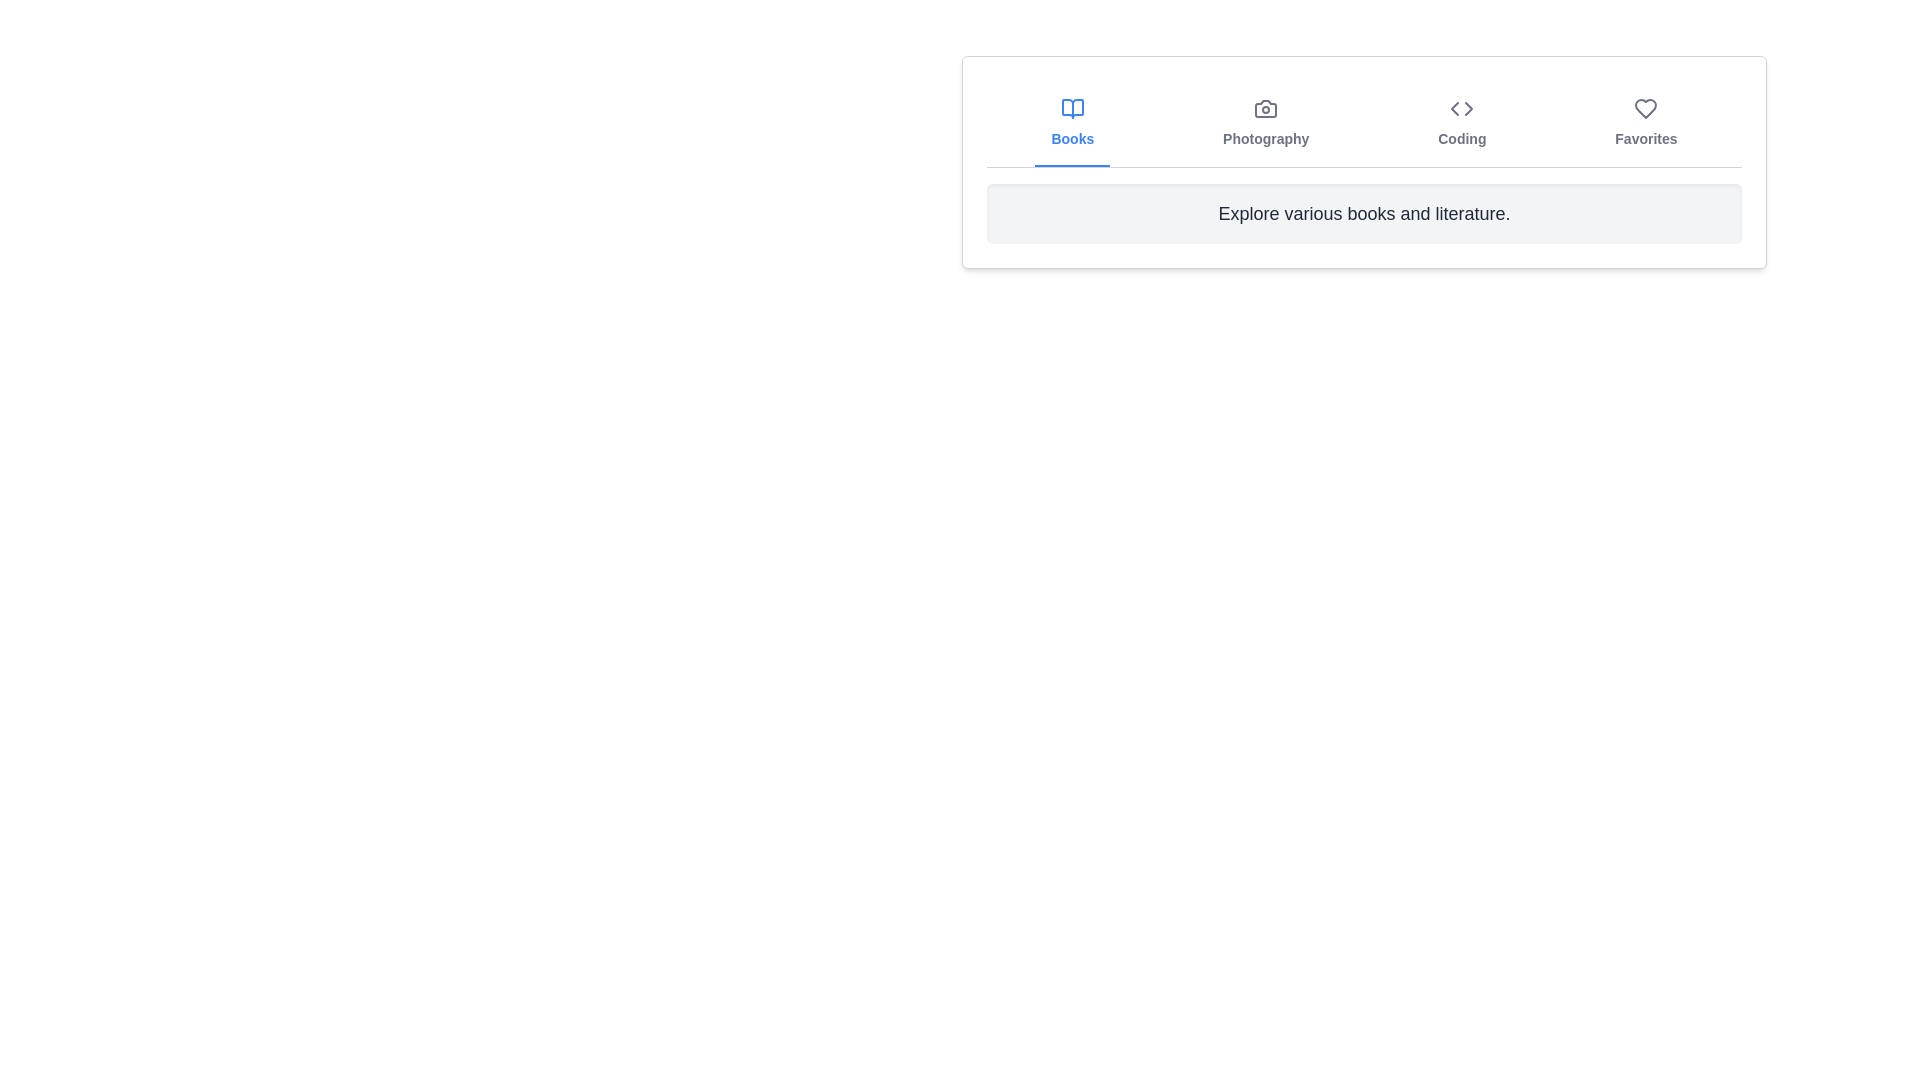  Describe the element at coordinates (1646, 137) in the screenshot. I see `text of the static label indicating 'Favorites' in the fourth segment of the top navigation menu` at that location.